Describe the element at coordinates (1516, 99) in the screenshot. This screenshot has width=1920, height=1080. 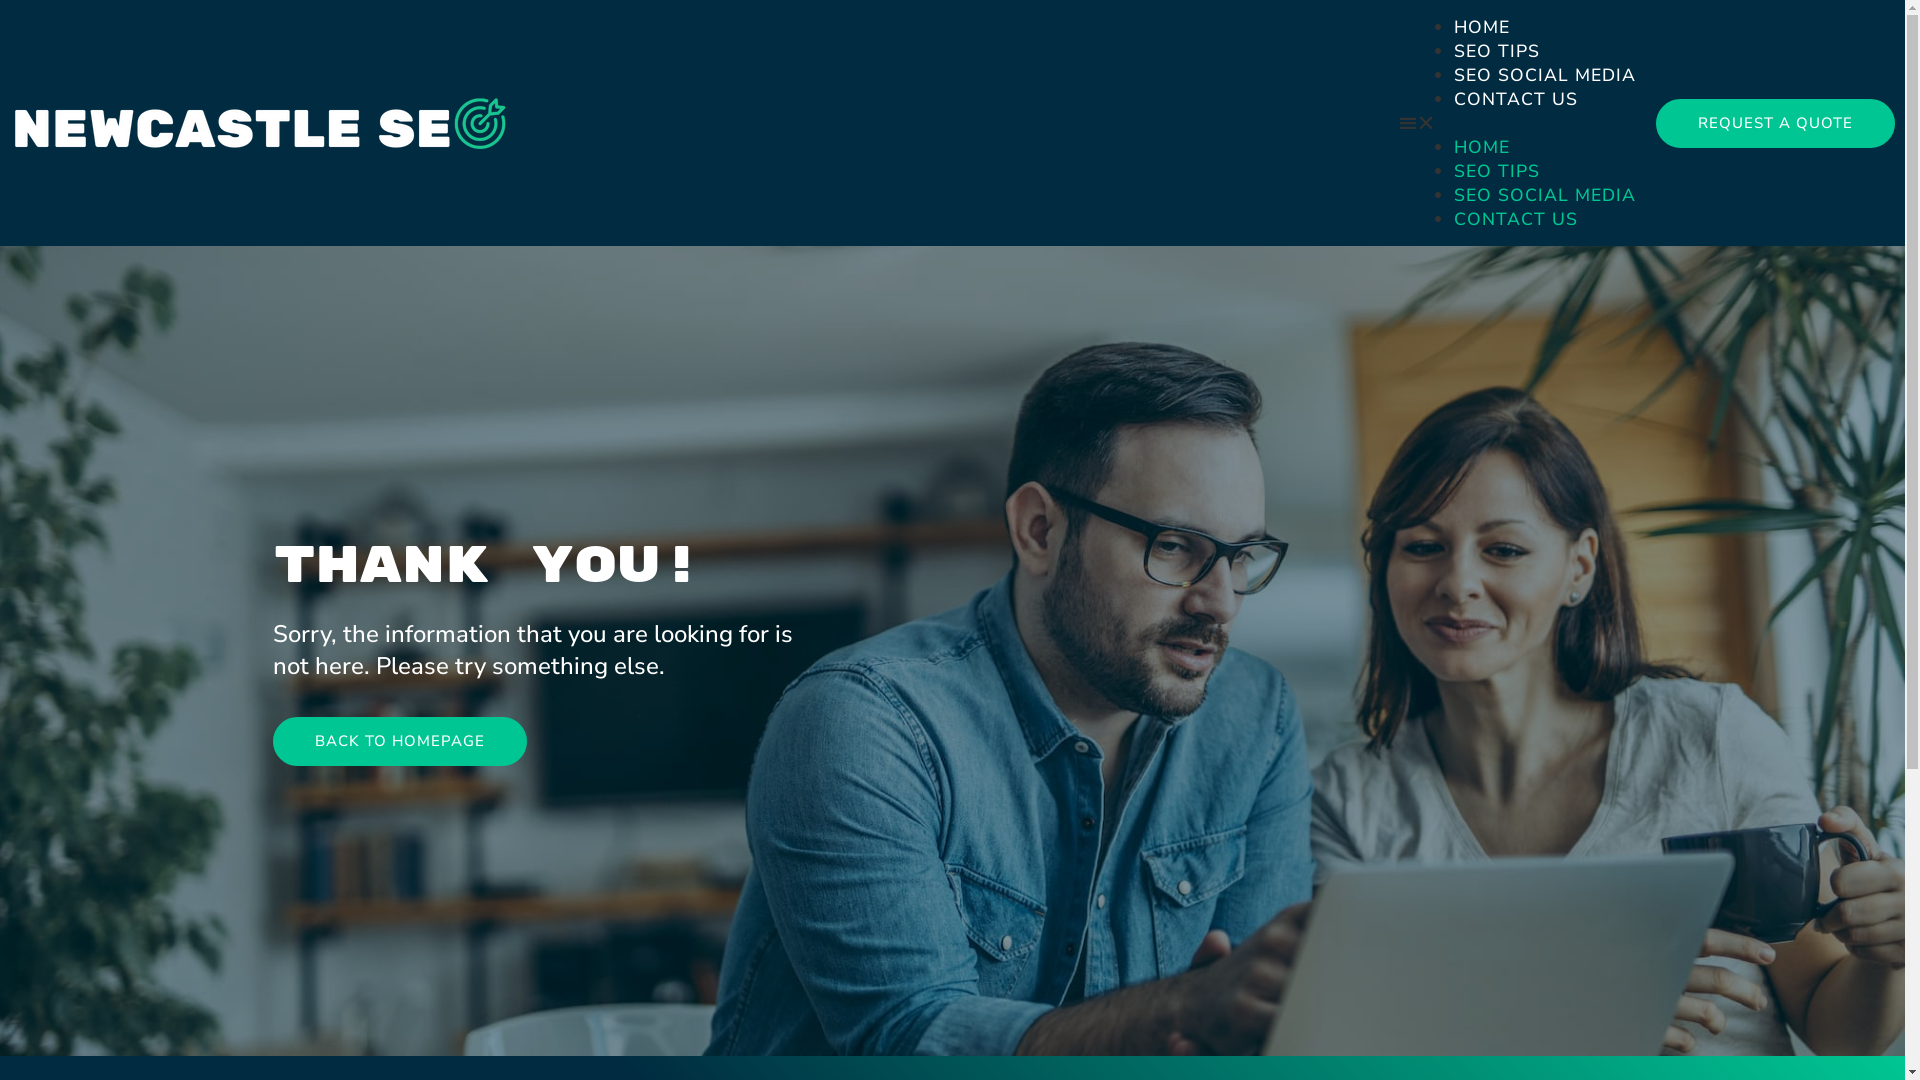
I see `'CONTACT US'` at that location.